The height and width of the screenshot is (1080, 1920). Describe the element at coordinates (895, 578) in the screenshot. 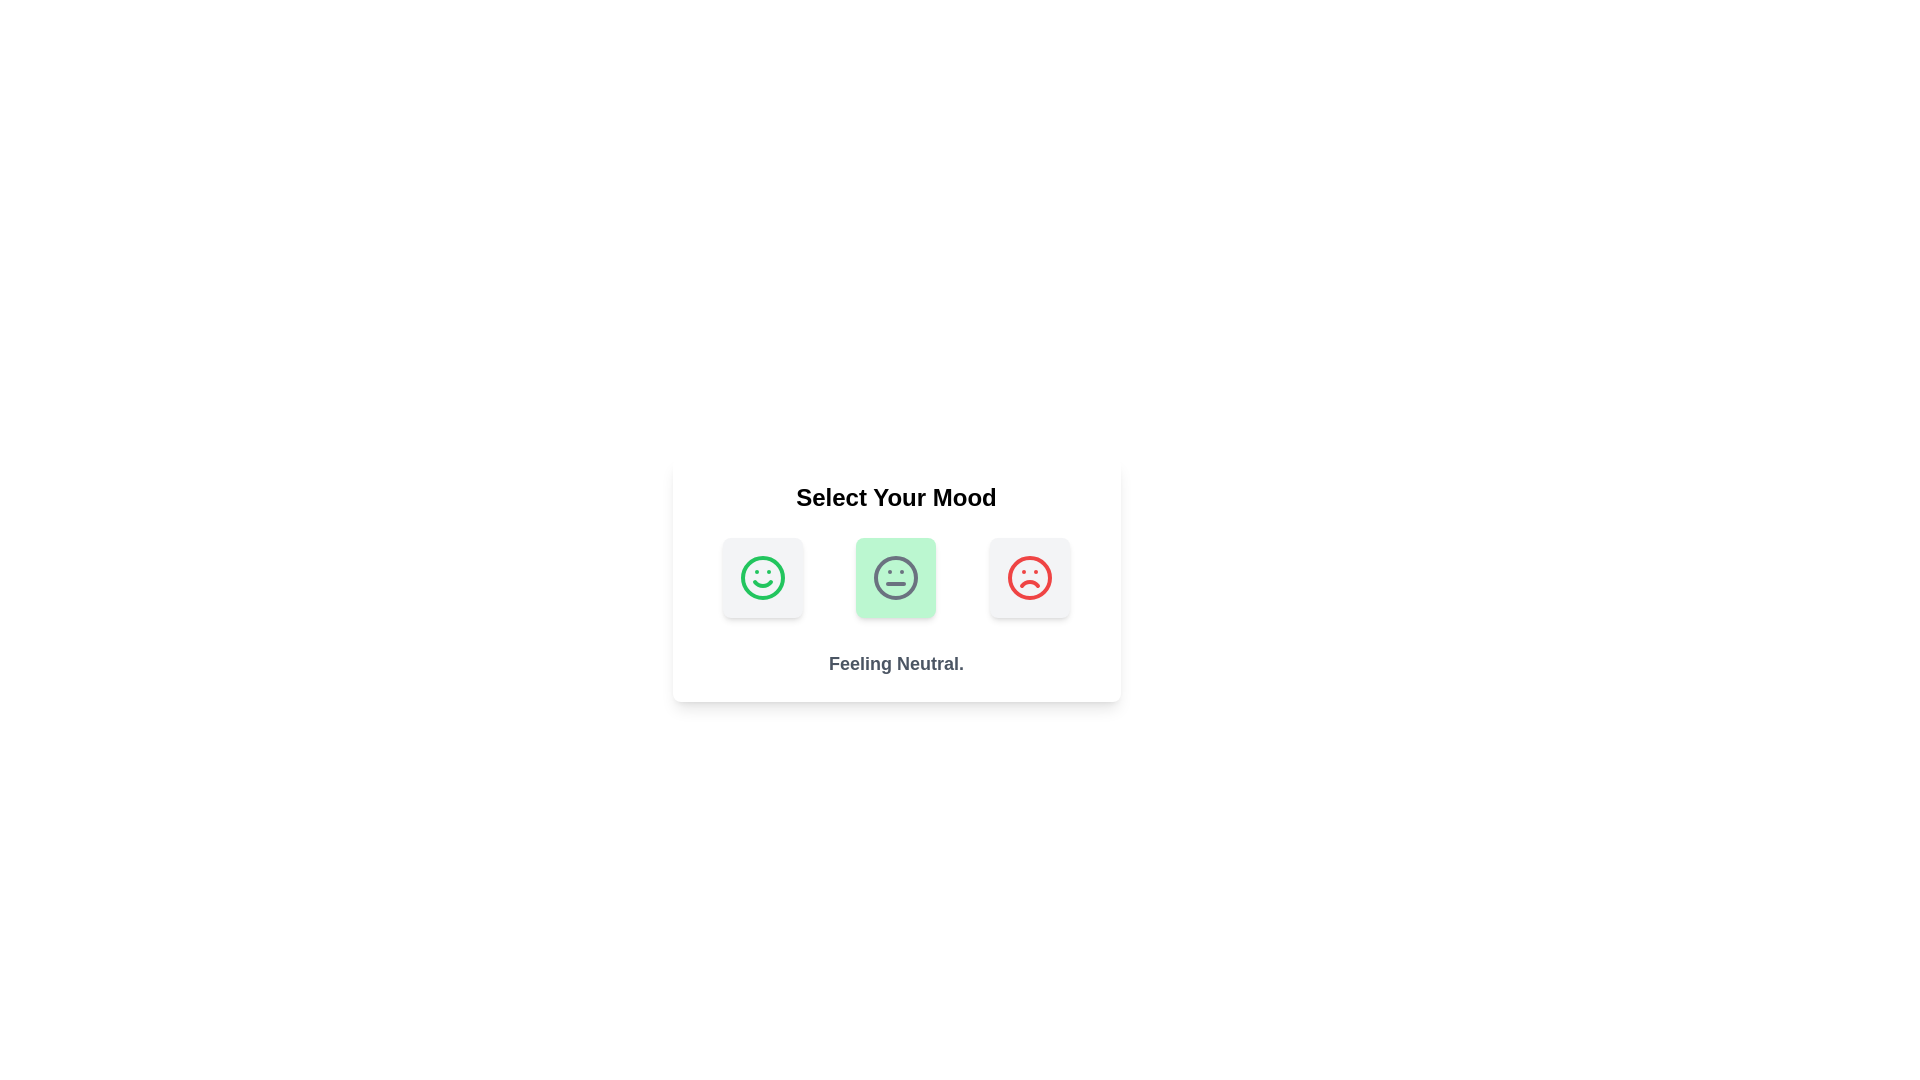

I see `the neutral face icon, which is the second button in a horizontally aligned grid of three mood icons` at that location.